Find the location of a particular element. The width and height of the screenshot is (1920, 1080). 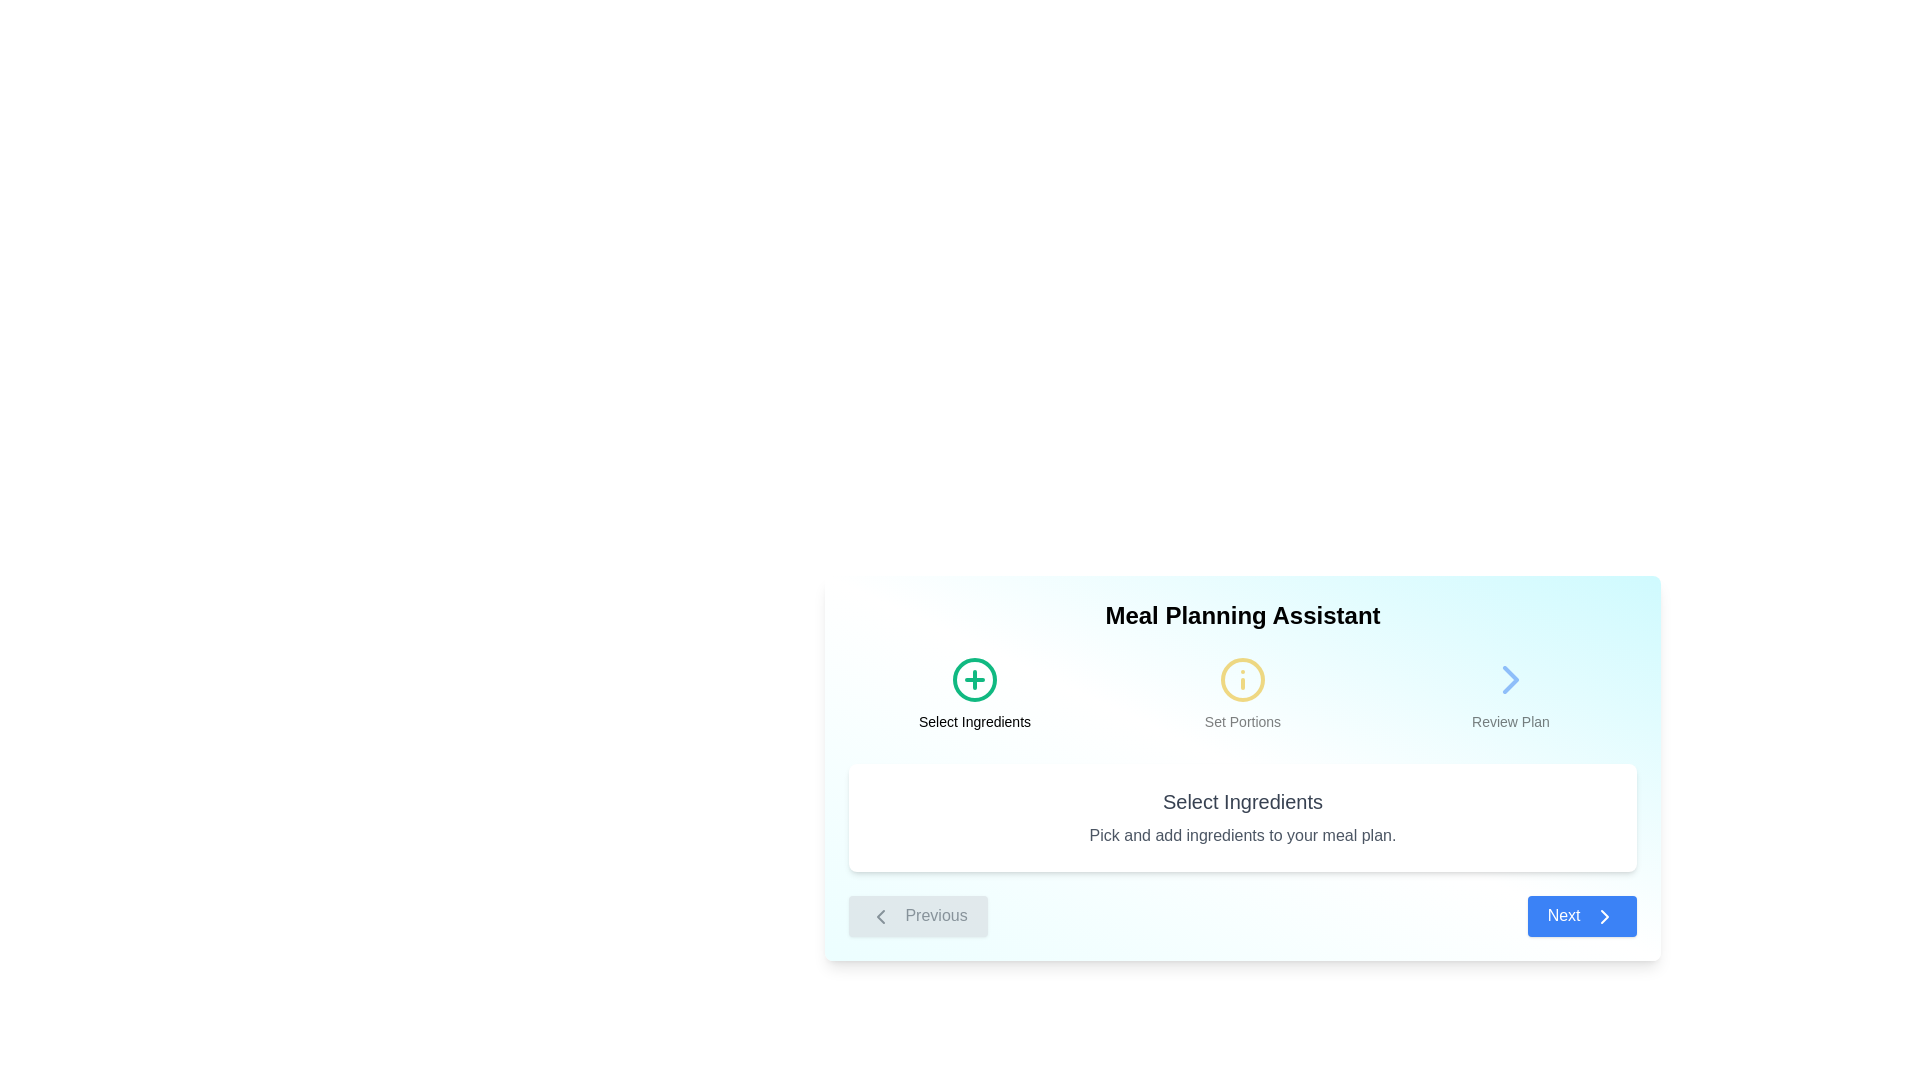

the first button in the lower left part of the horizontal navigation bar is located at coordinates (917, 916).